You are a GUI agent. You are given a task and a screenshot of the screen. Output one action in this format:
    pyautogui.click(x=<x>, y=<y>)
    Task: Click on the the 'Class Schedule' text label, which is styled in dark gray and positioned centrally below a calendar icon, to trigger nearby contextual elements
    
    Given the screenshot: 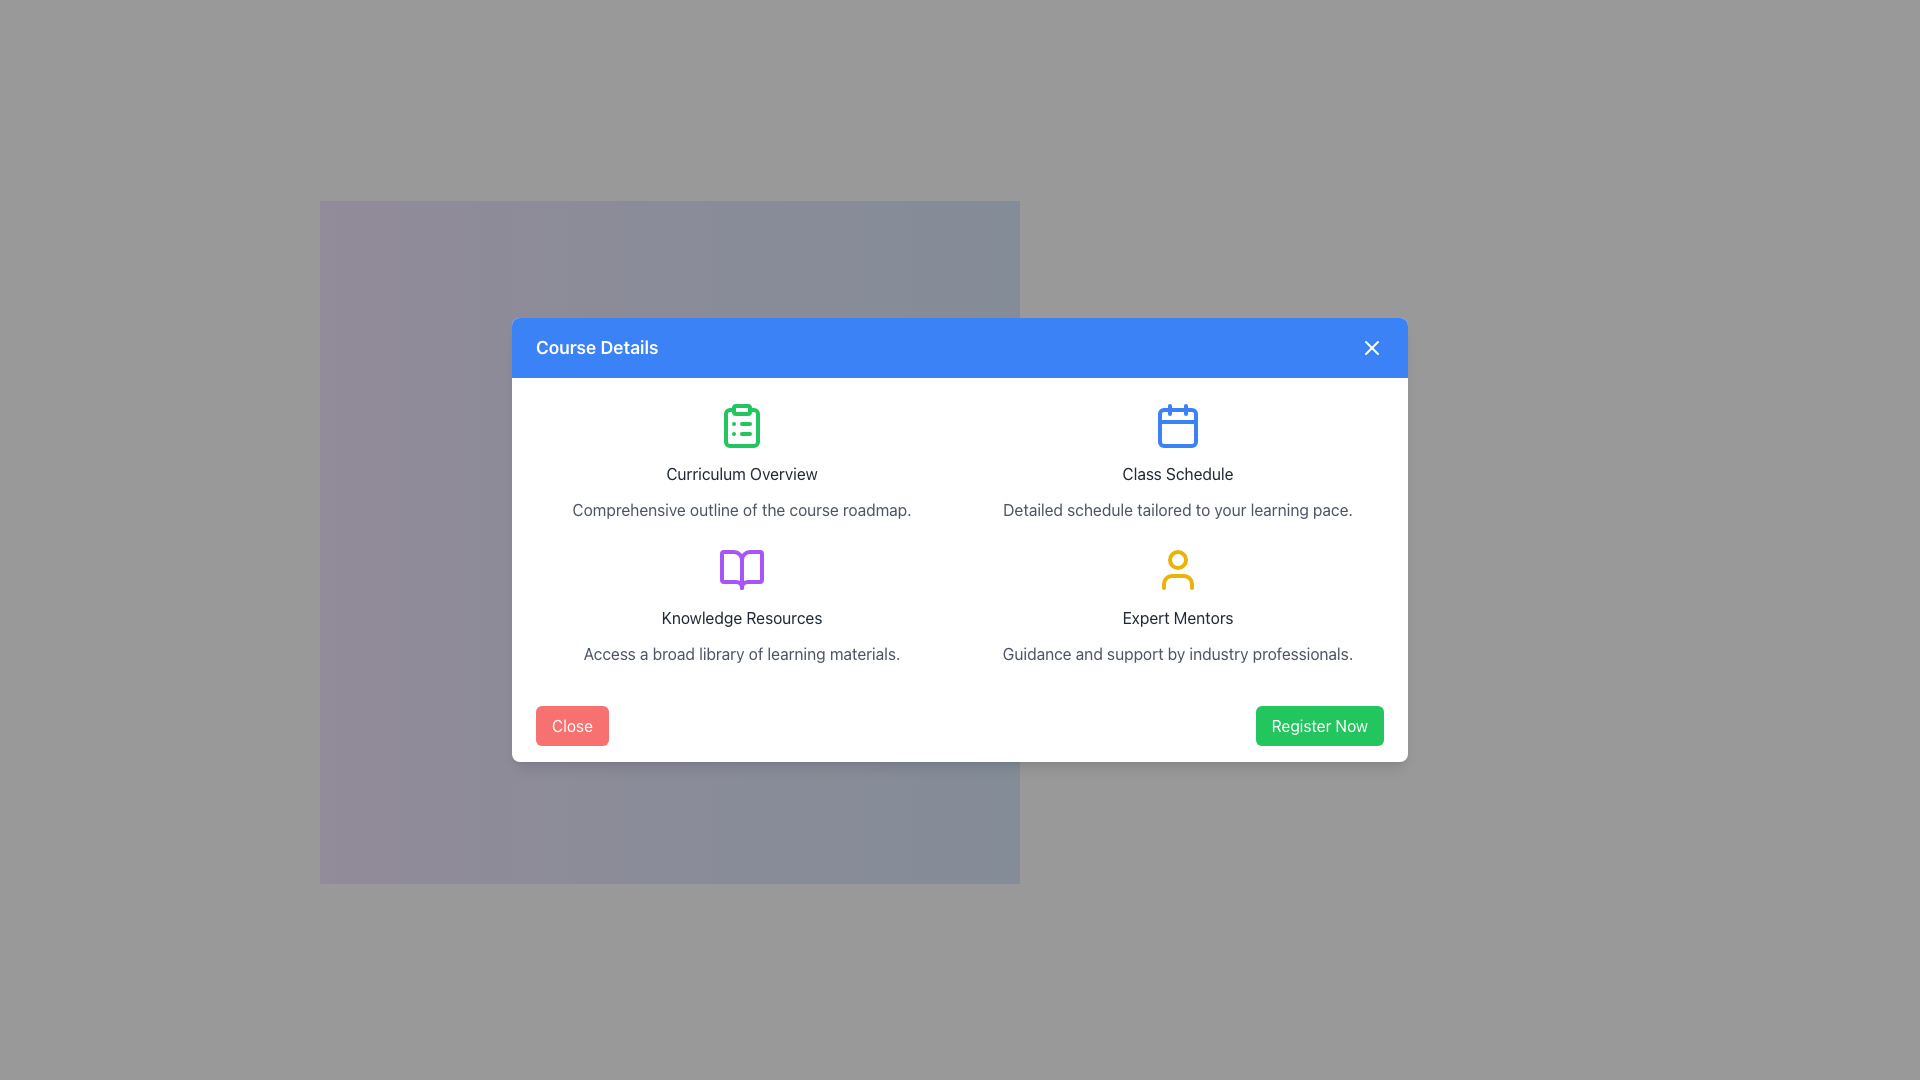 What is the action you would take?
    pyautogui.click(x=1177, y=474)
    